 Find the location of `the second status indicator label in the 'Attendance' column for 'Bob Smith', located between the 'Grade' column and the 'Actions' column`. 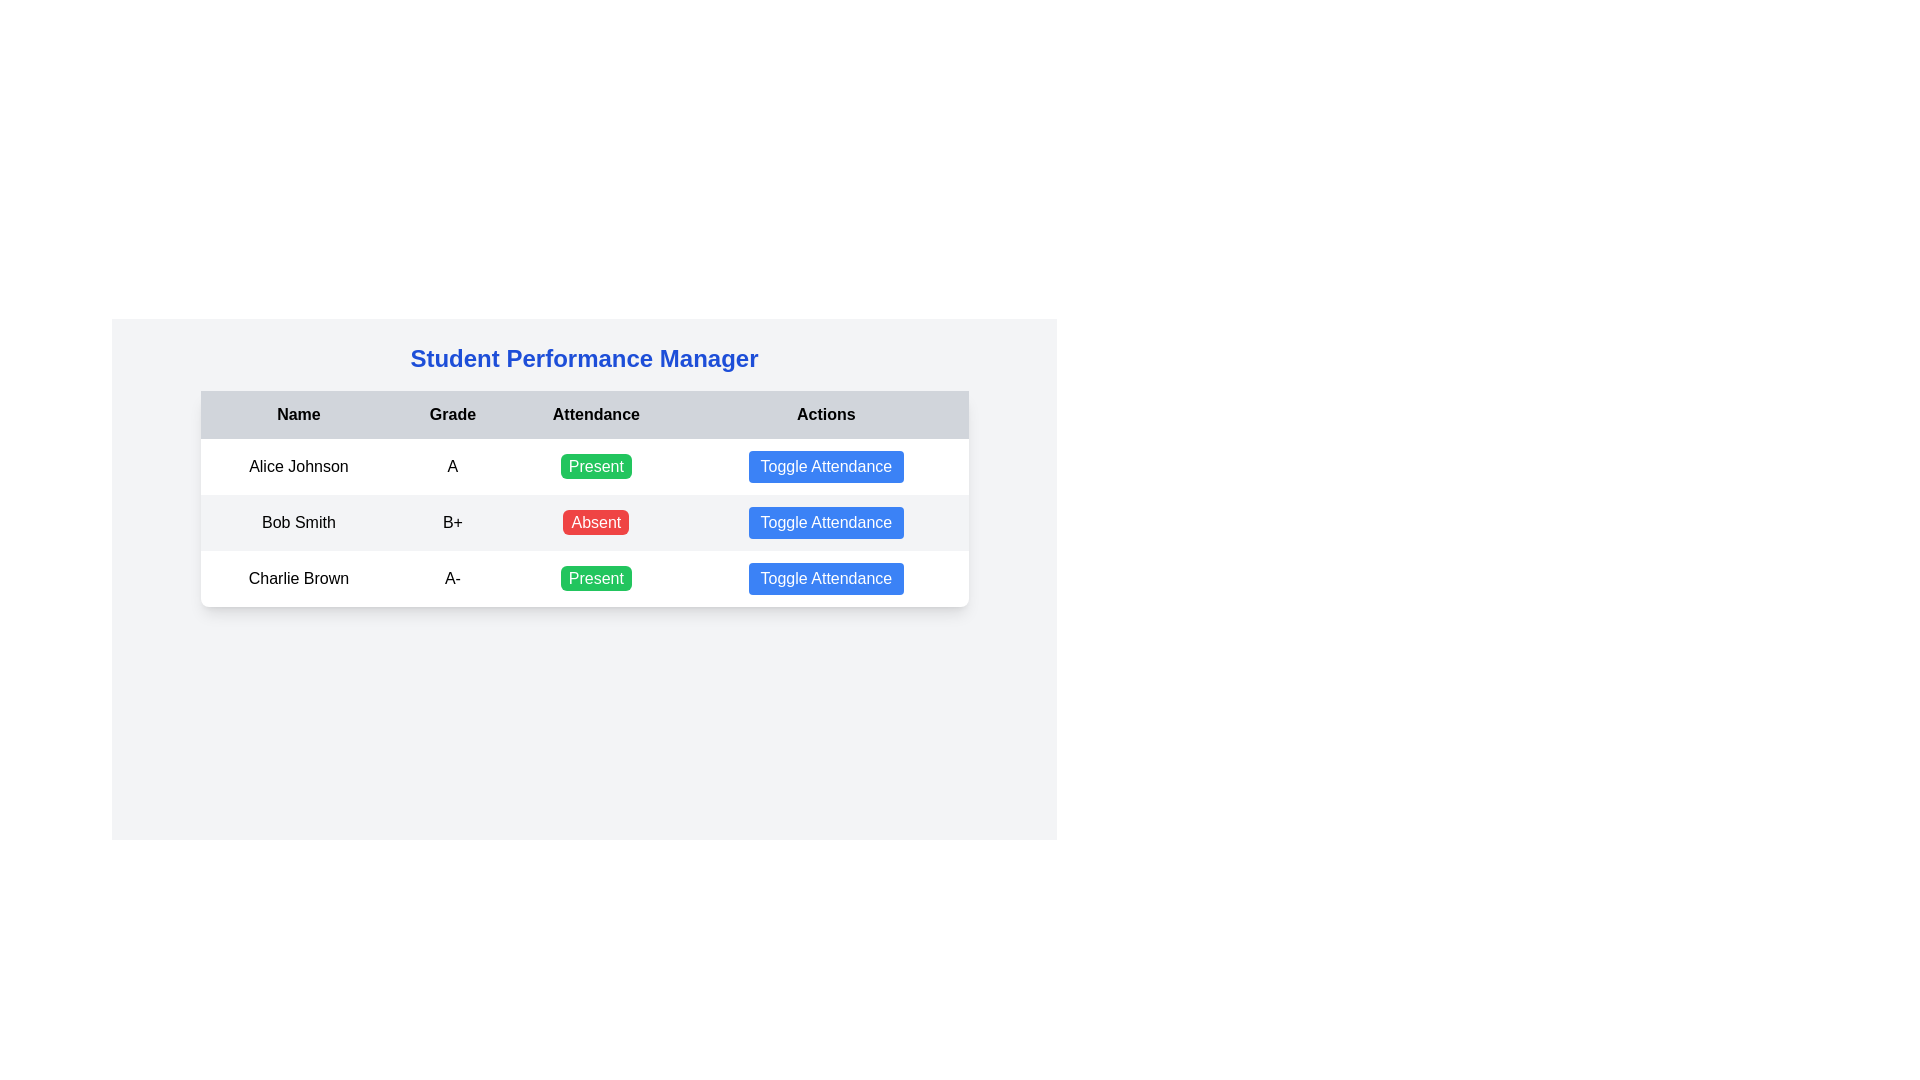

the second status indicator label in the 'Attendance' column for 'Bob Smith', located between the 'Grade' column and the 'Actions' column is located at coordinates (595, 521).